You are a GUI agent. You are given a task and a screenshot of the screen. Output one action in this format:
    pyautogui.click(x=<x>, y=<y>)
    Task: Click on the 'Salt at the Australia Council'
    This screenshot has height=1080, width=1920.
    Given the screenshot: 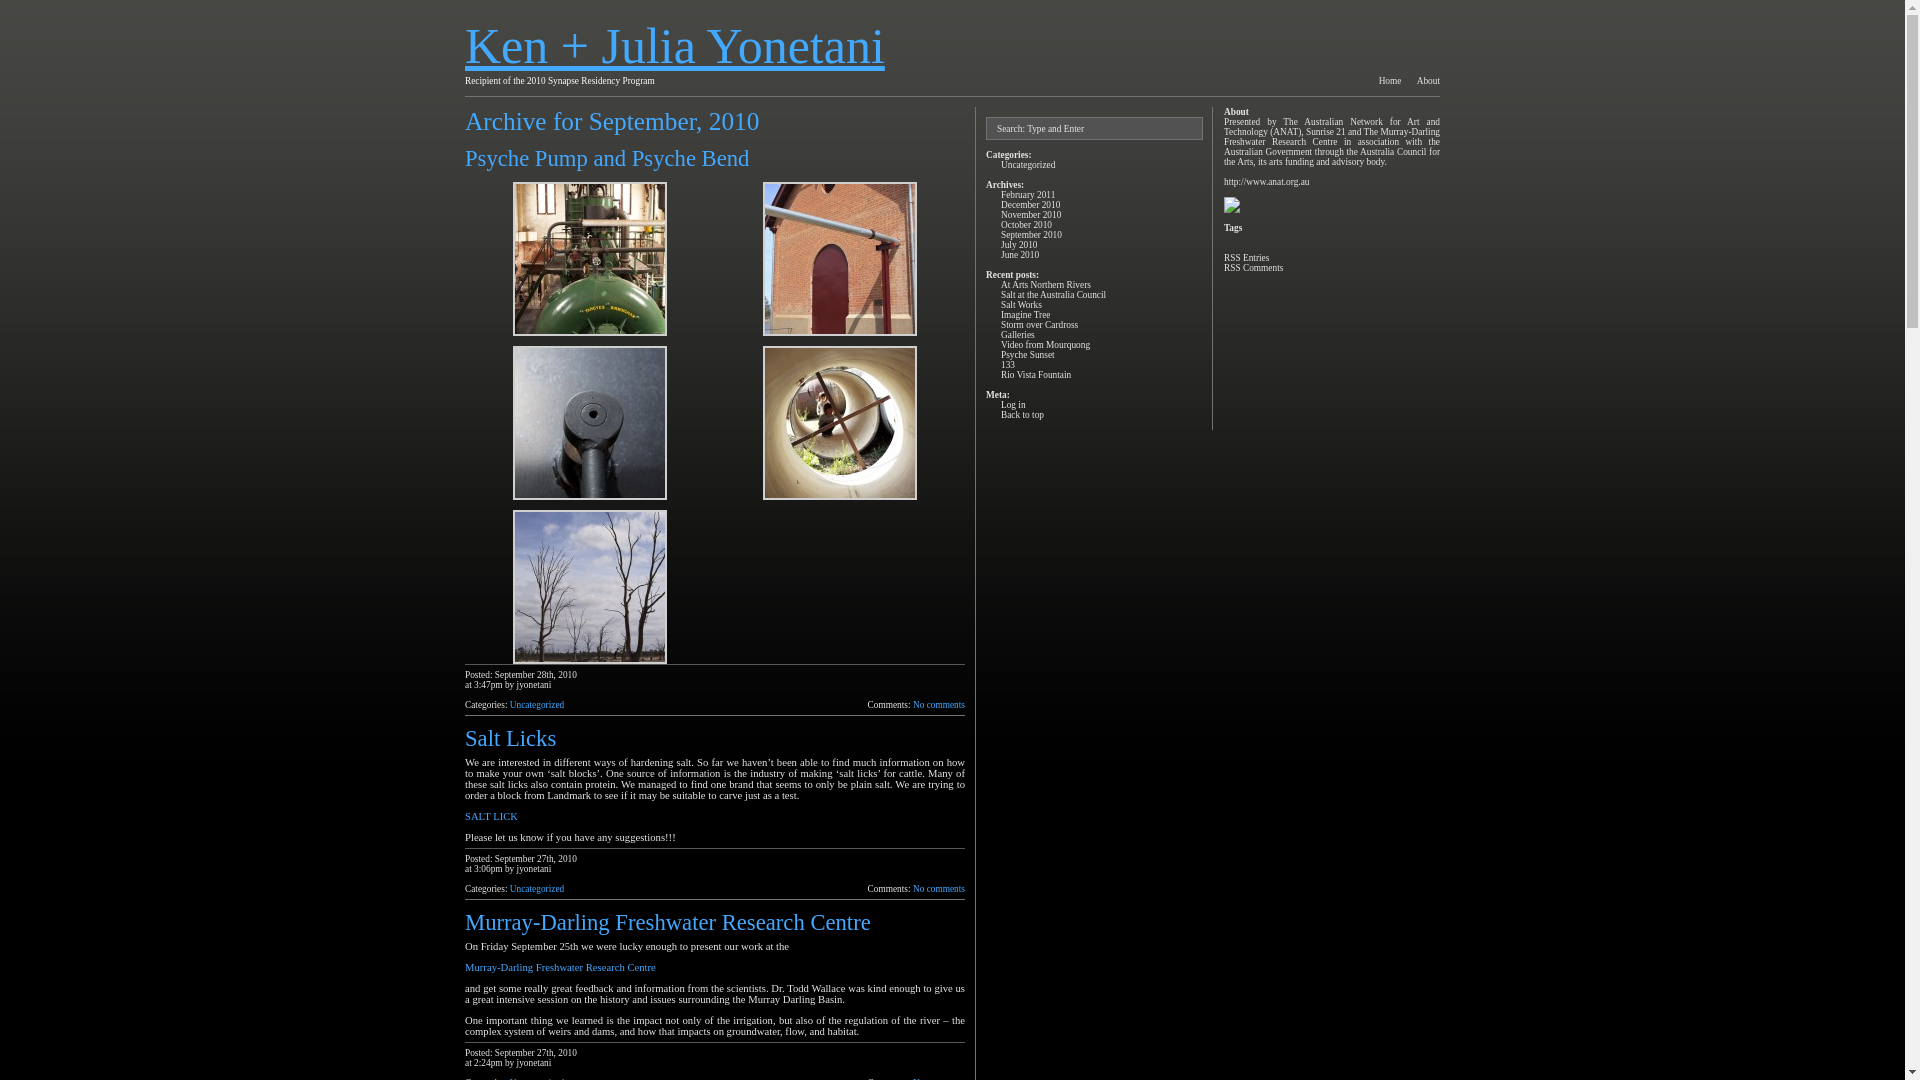 What is the action you would take?
    pyautogui.click(x=1052, y=294)
    